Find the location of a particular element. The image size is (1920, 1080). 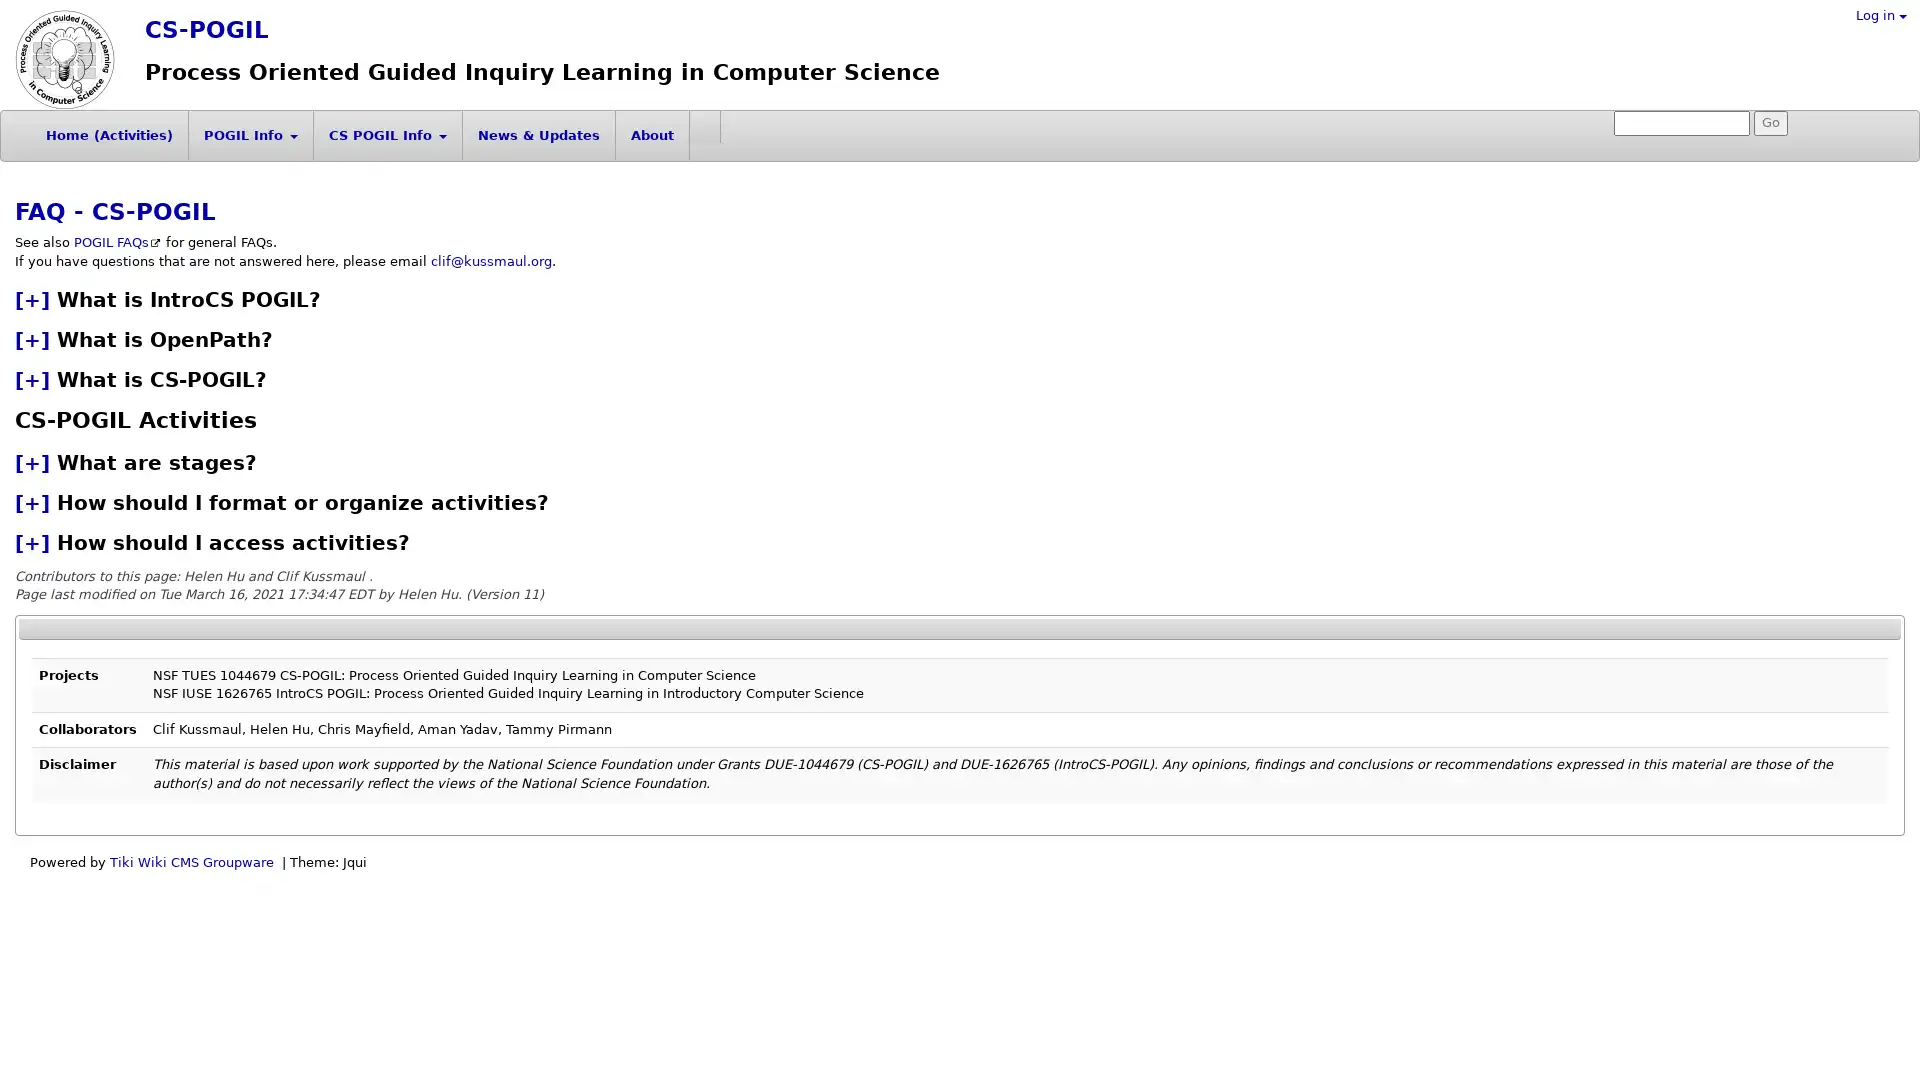

Go is located at coordinates (1771, 123).